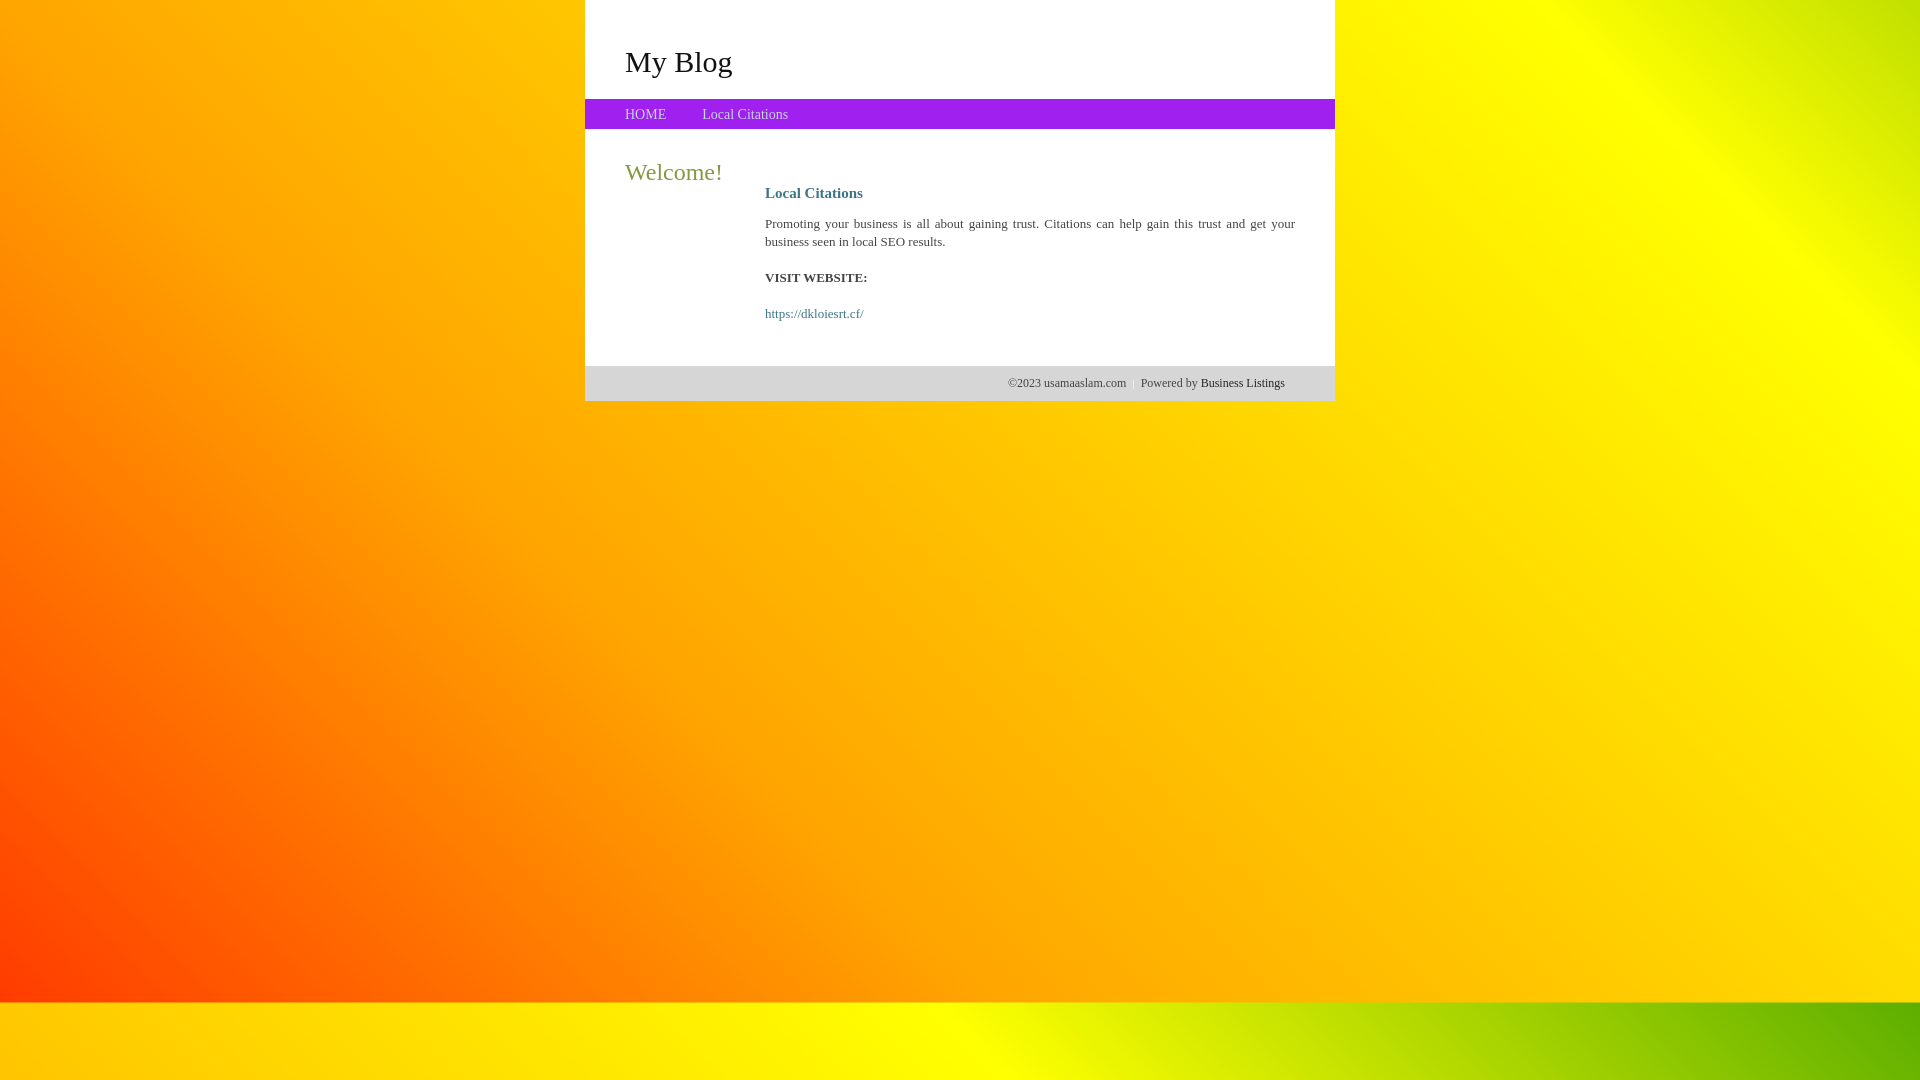  I want to click on 'My Blog', so click(678, 60).